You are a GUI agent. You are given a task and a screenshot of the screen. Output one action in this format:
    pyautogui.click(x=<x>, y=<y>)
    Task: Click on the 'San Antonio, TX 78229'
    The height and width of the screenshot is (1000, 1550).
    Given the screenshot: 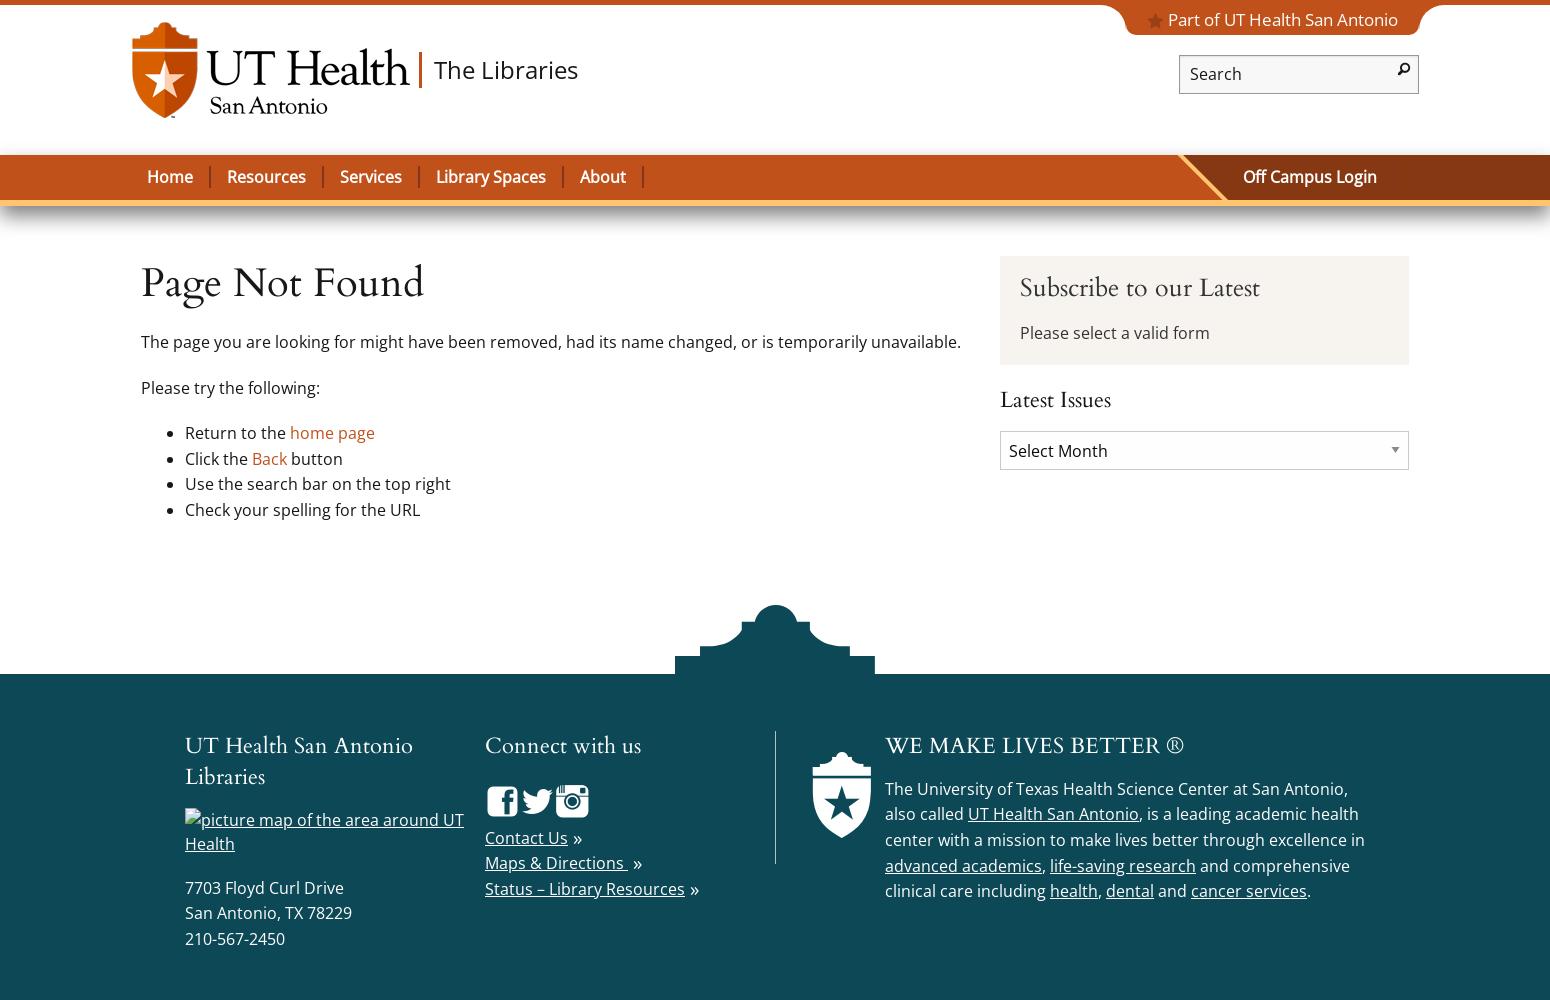 What is the action you would take?
    pyautogui.click(x=268, y=913)
    